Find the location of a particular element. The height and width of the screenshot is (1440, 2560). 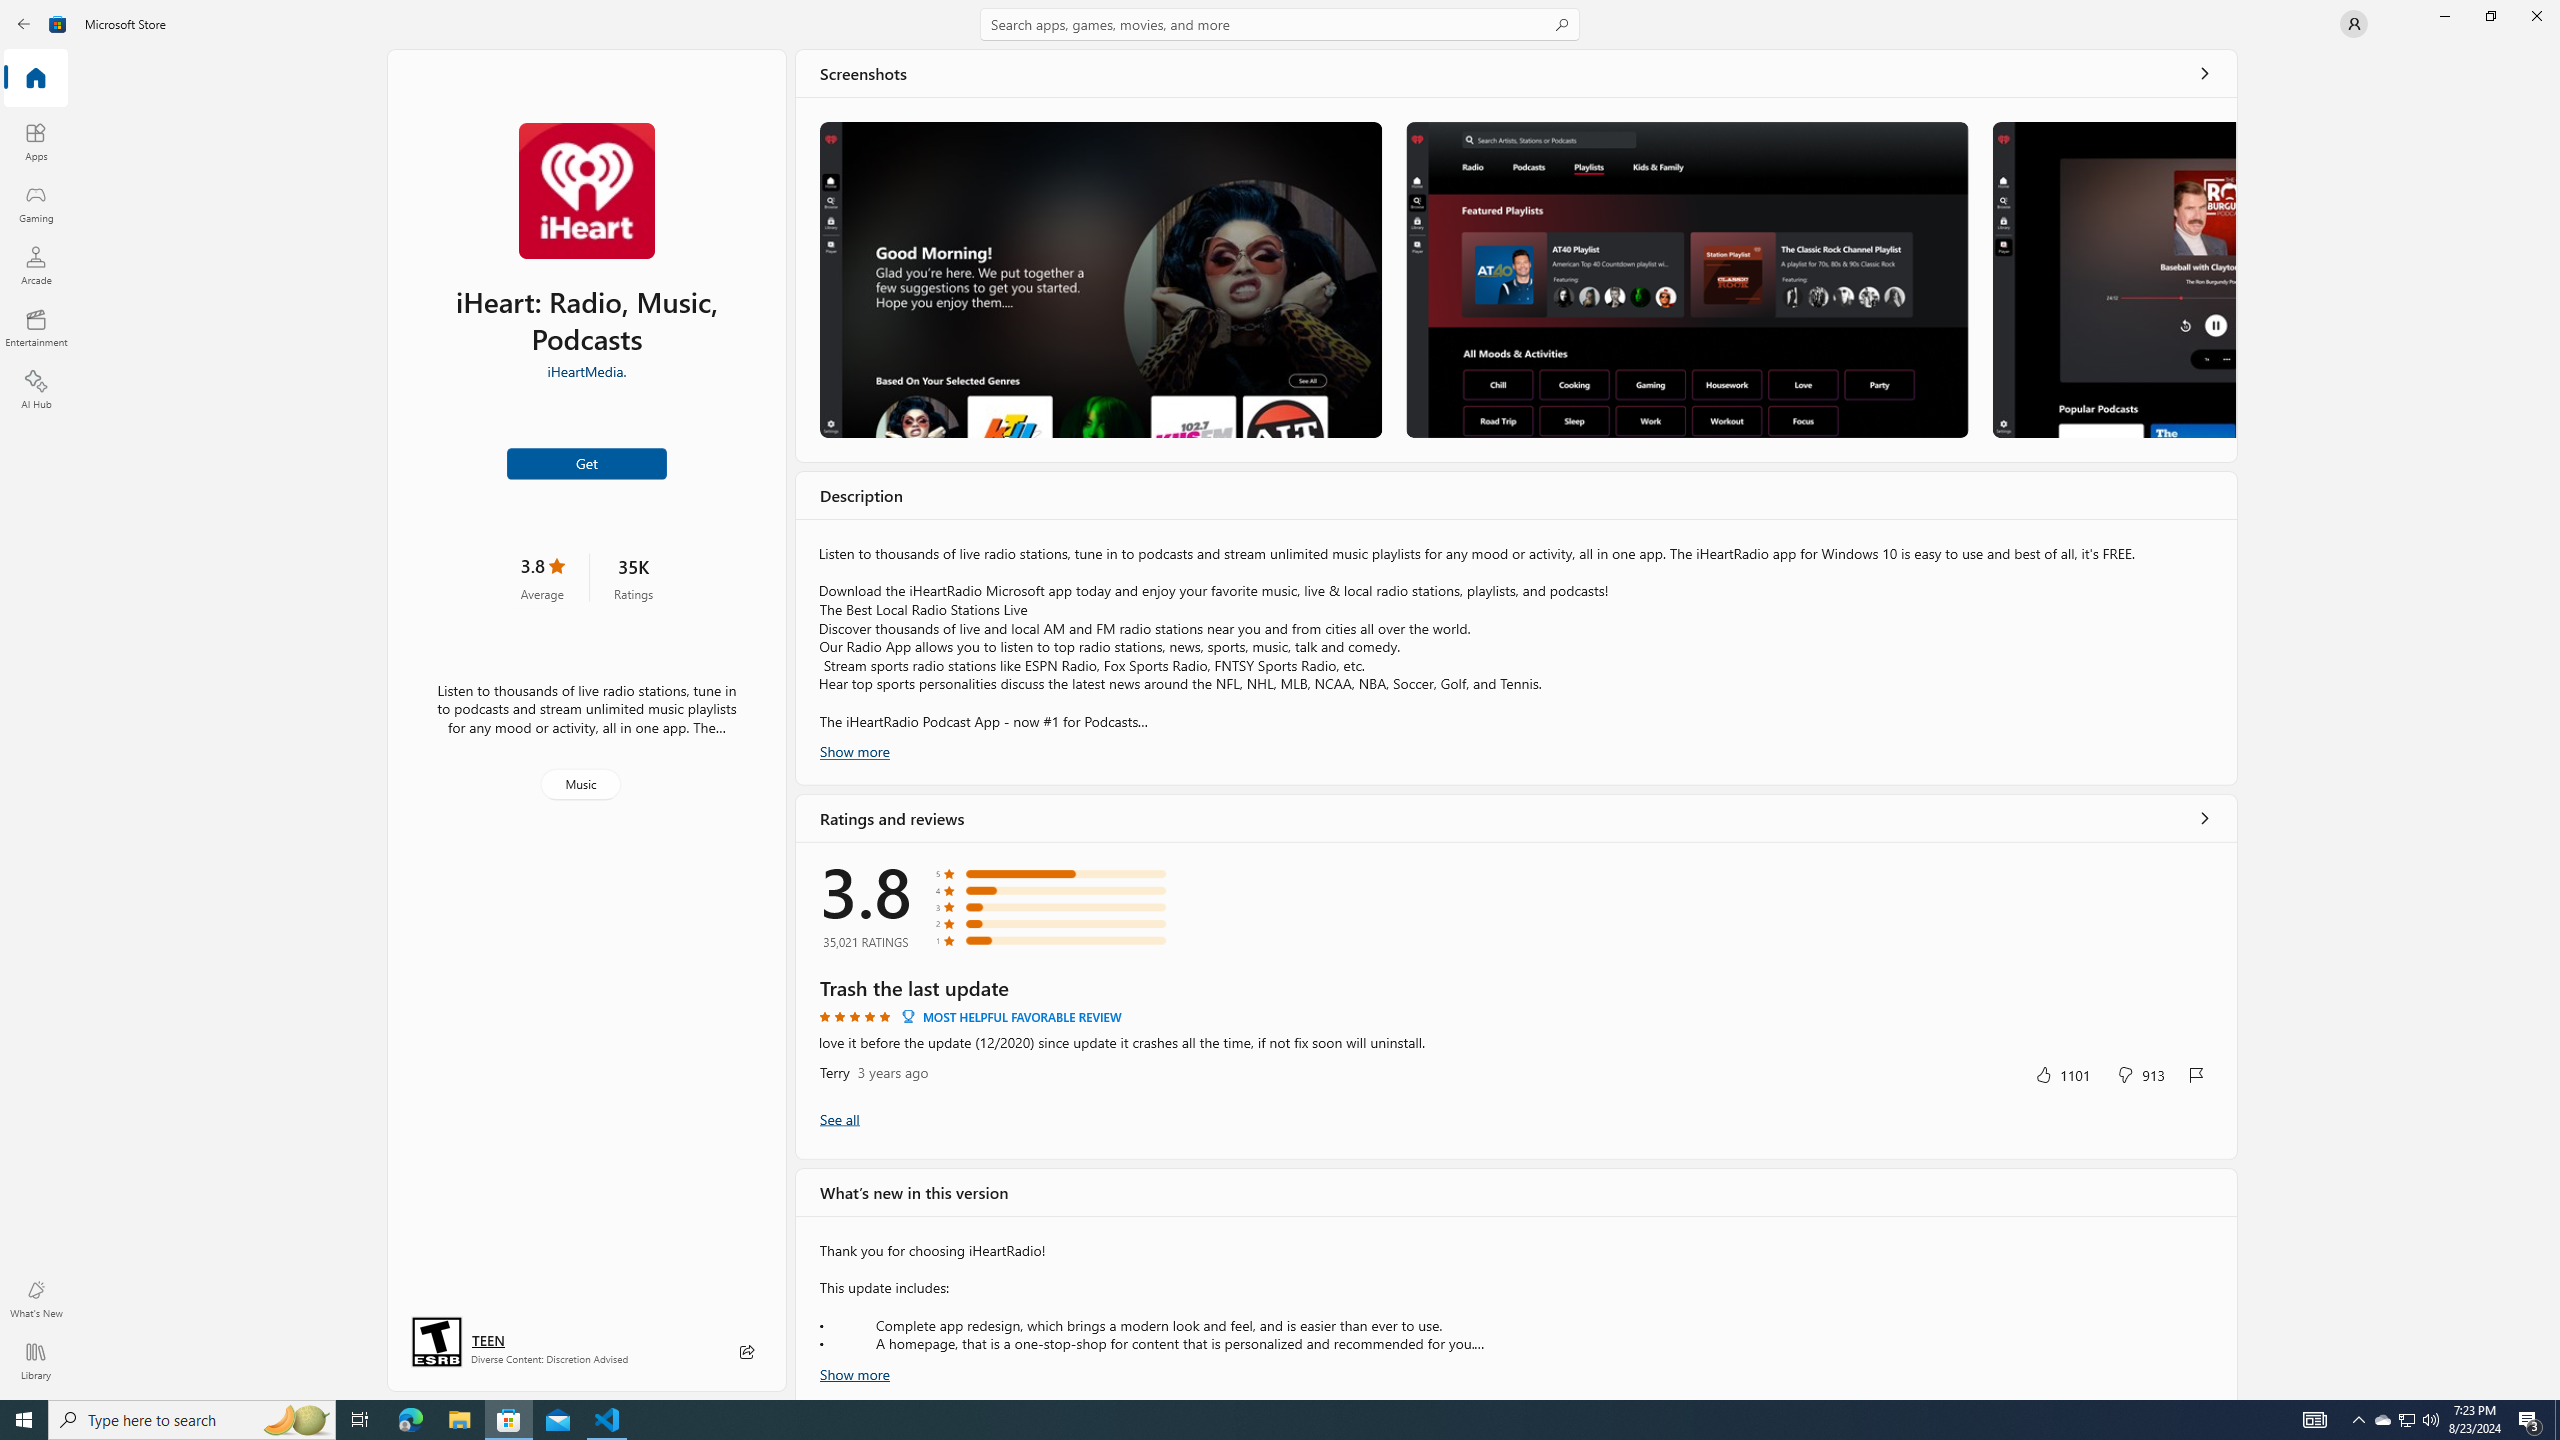

'Minimize Microsoft Store' is located at coordinates (2443, 15).